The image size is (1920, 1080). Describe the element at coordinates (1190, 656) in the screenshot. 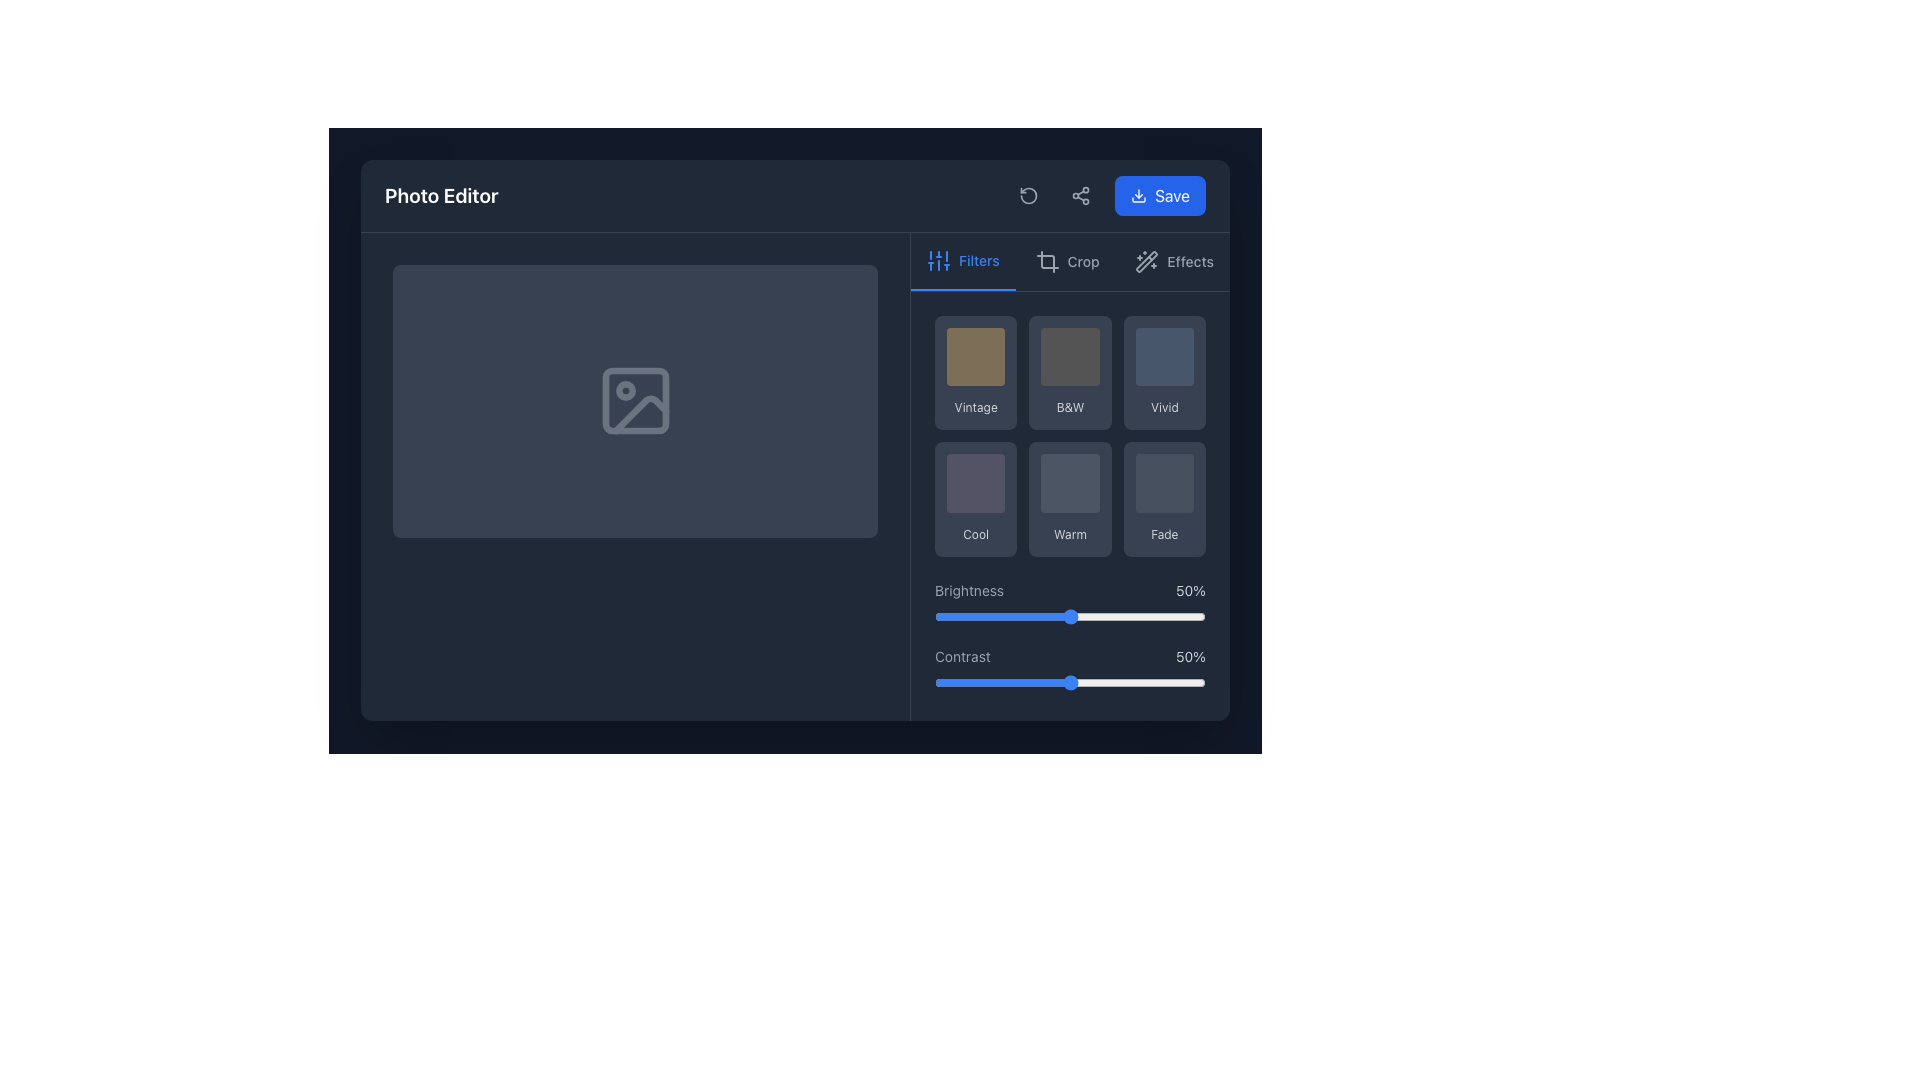

I see `current contrast value displayed as a percentage in the text label located to the right of the 'Contrast' label within the contrast adjustment section of the photo editor interface` at that location.